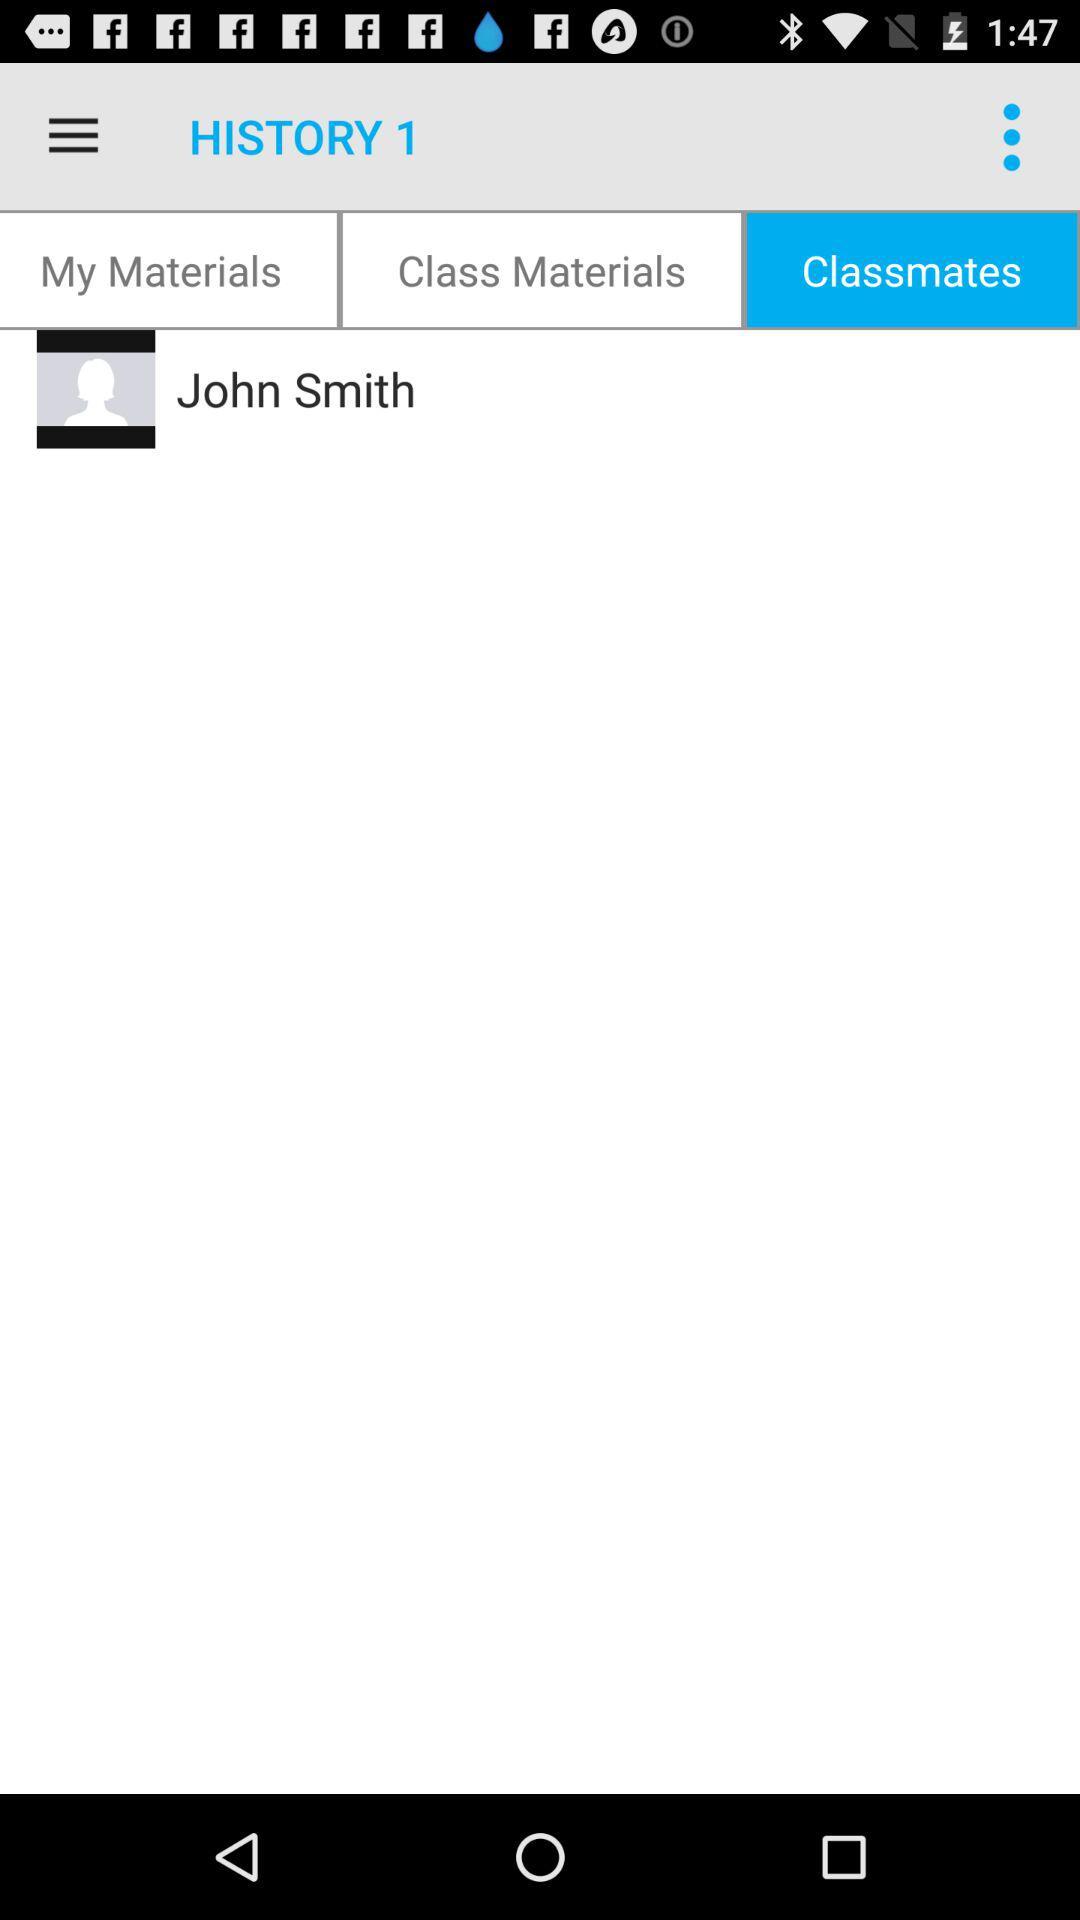 The image size is (1080, 1920). I want to click on icon next to the john smith icon, so click(96, 389).